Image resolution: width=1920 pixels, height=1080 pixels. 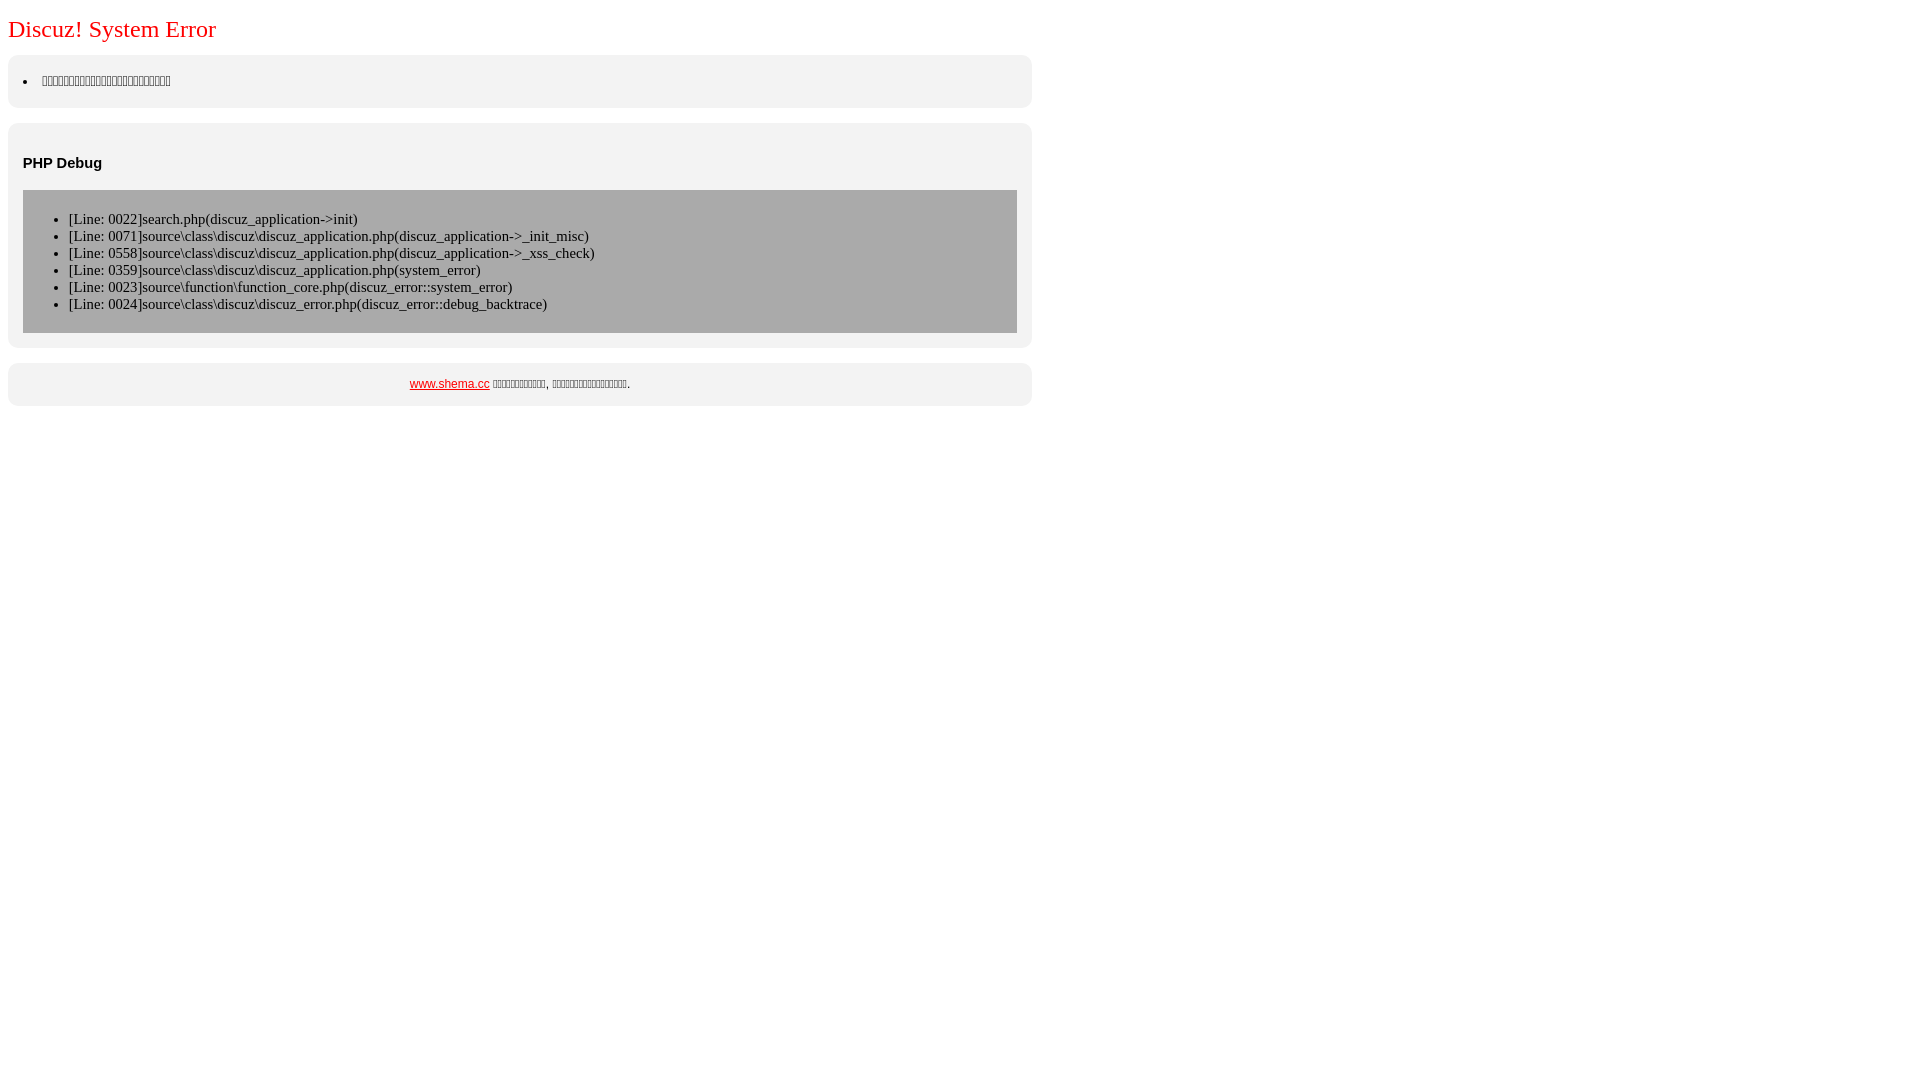 I want to click on 'www.shema.cc', so click(x=449, y=384).